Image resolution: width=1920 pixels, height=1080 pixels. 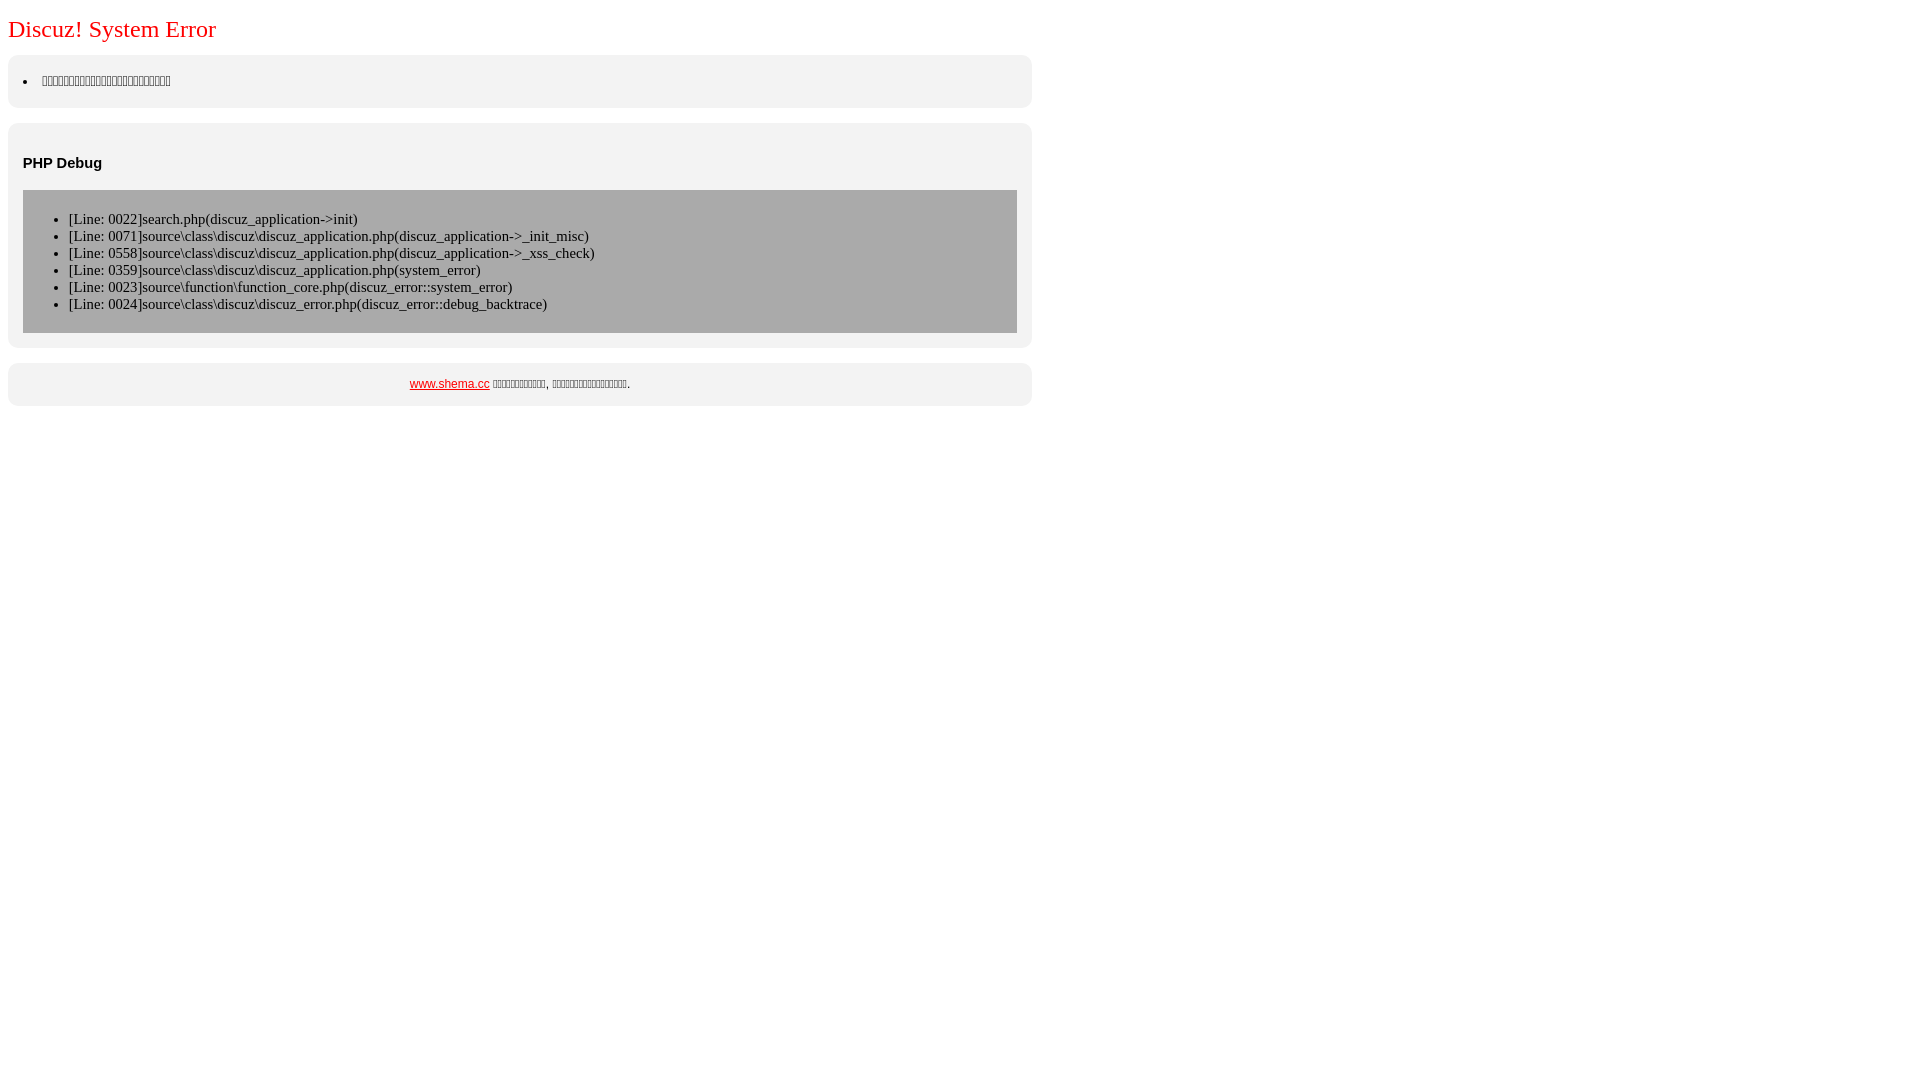 I want to click on 'www.shema.cc', so click(x=449, y=384).